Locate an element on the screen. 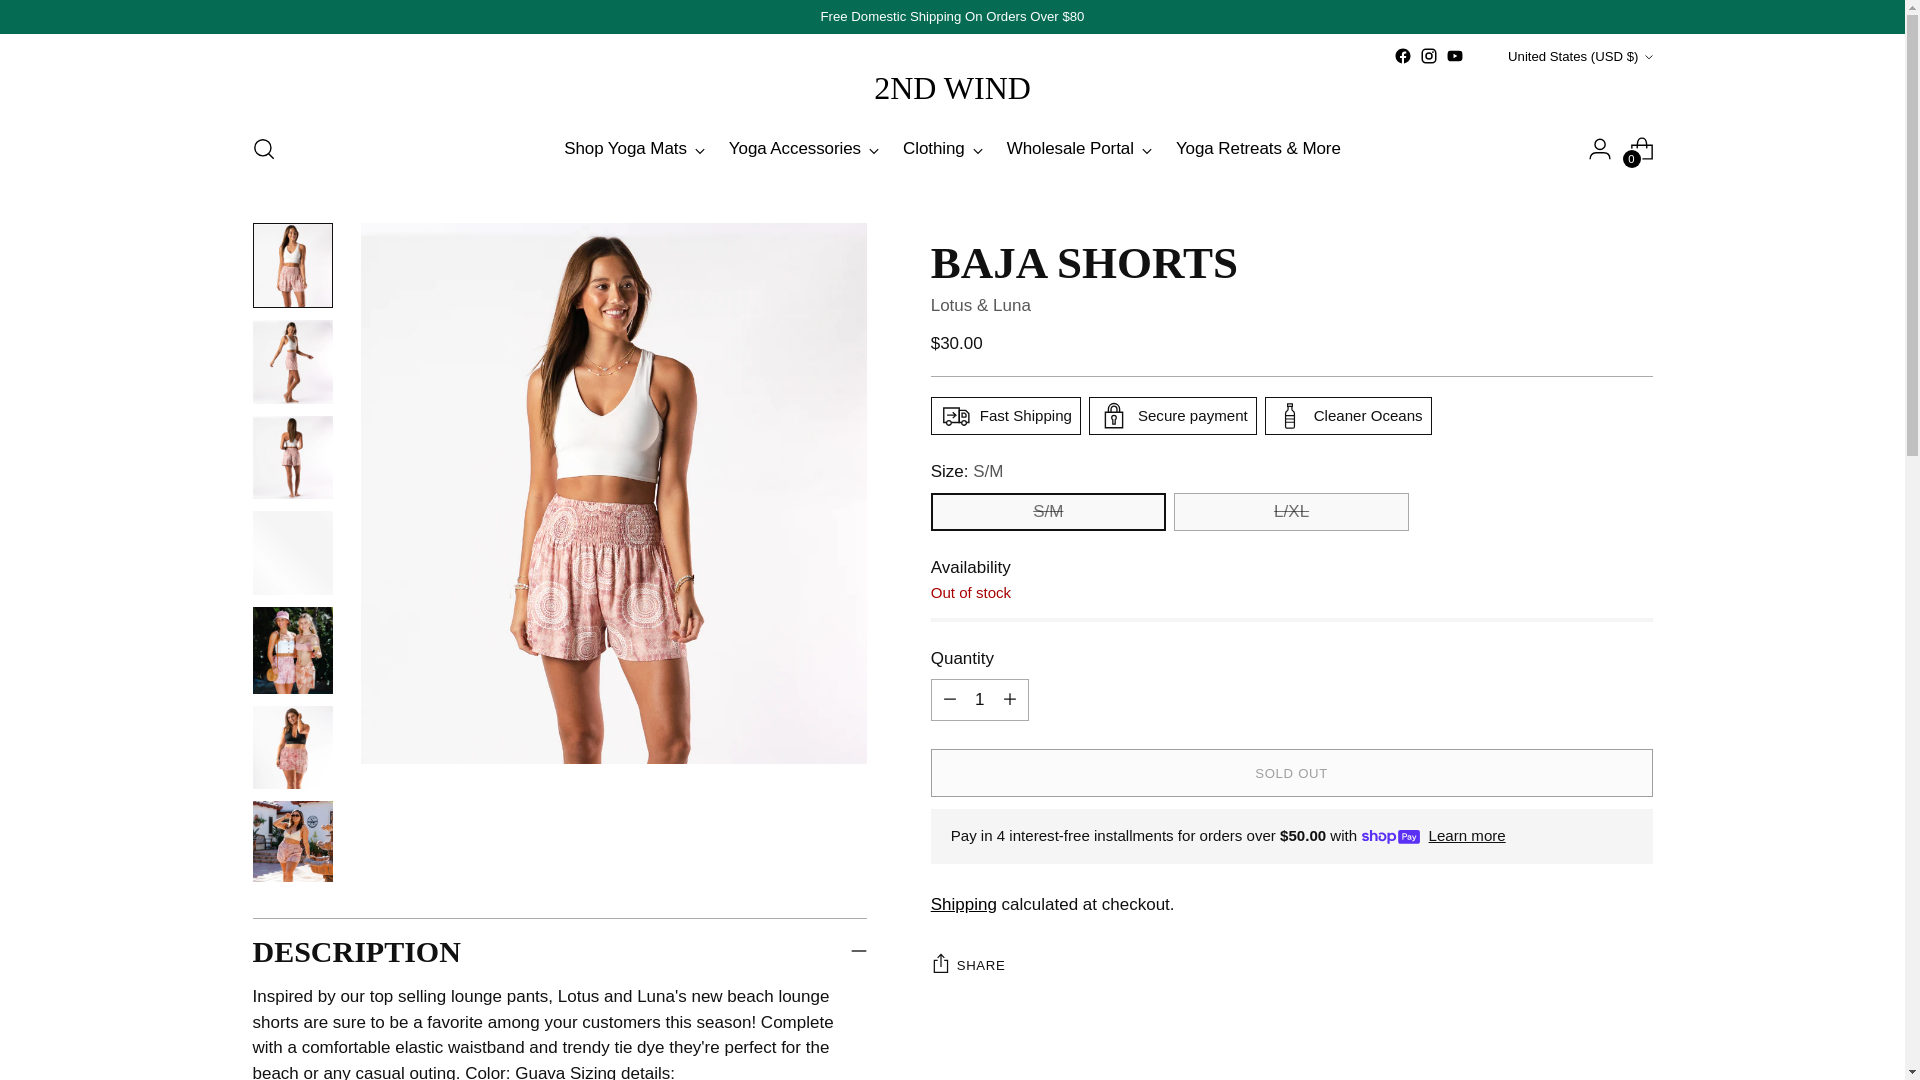 This screenshot has height=1080, width=1920. 'S/M' is located at coordinates (930, 511).